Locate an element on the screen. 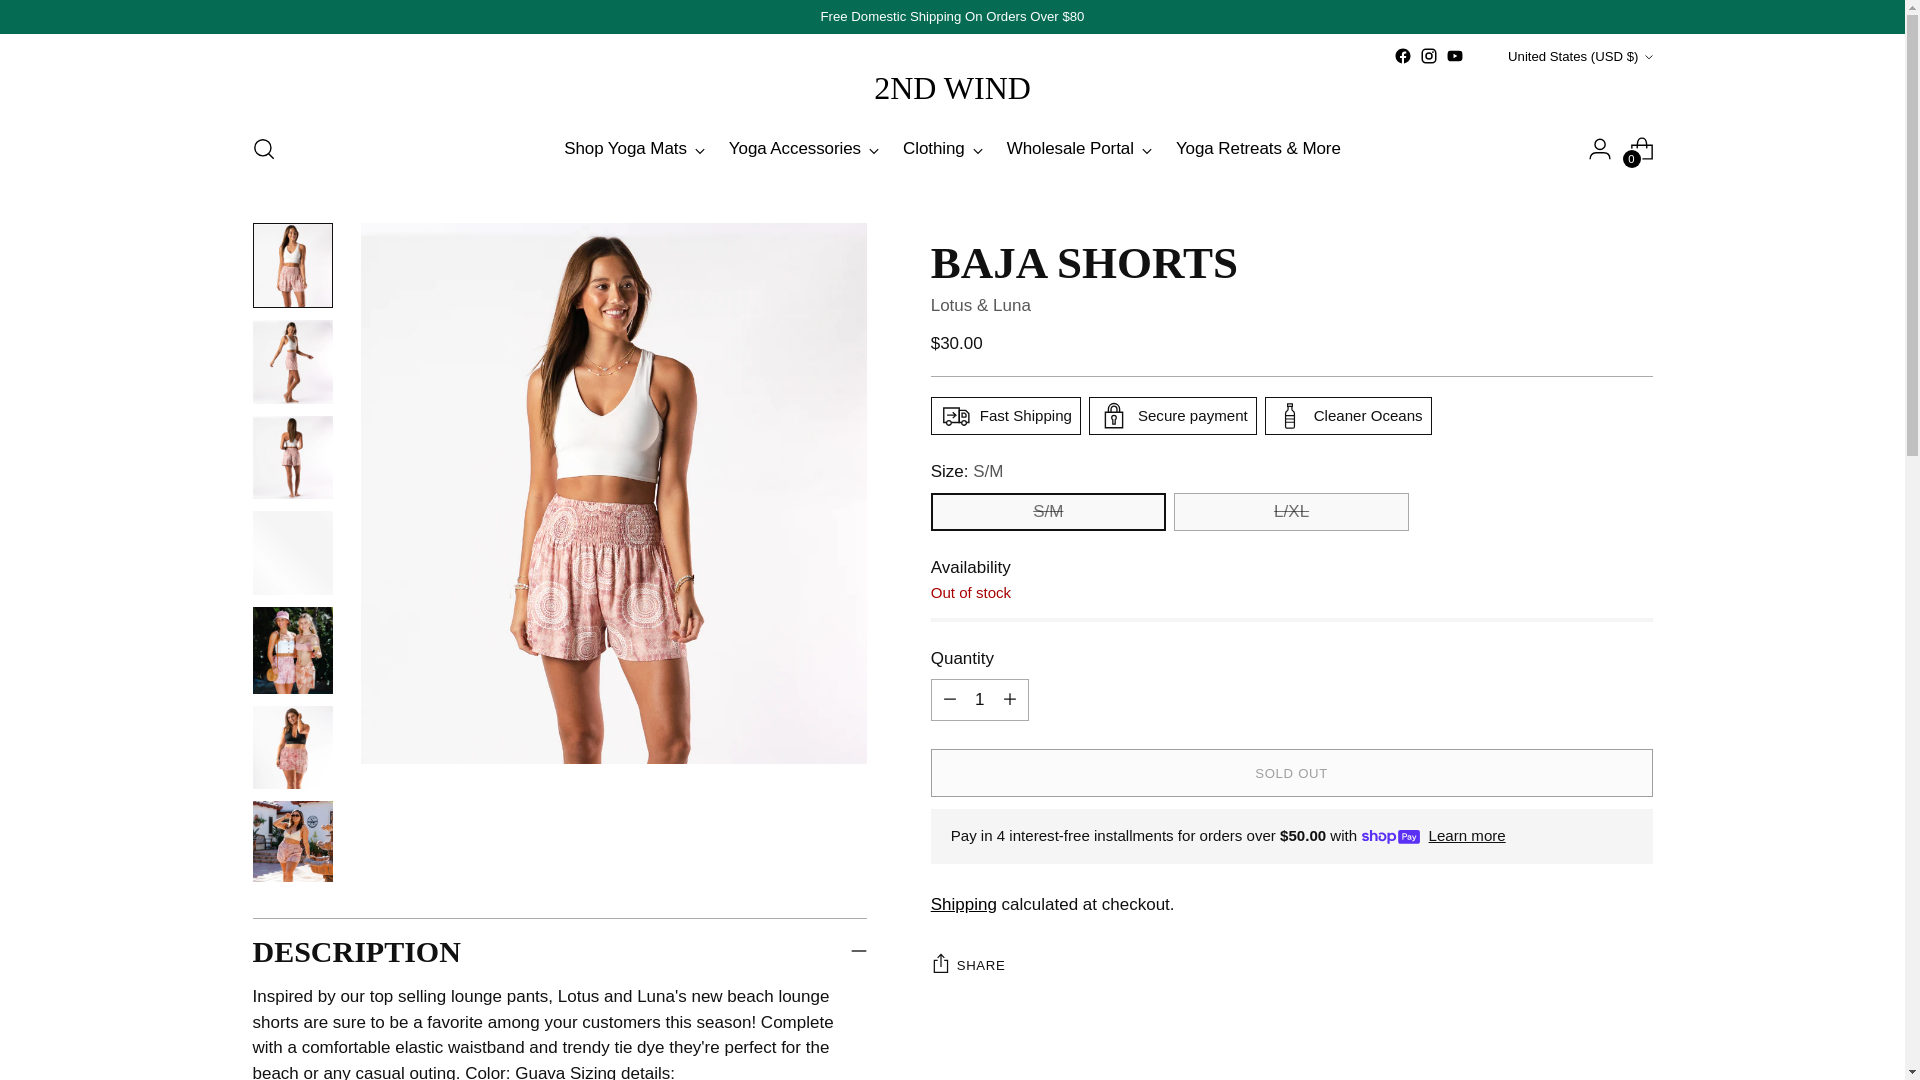 This screenshot has height=1080, width=1920. 'S/M' is located at coordinates (930, 511).